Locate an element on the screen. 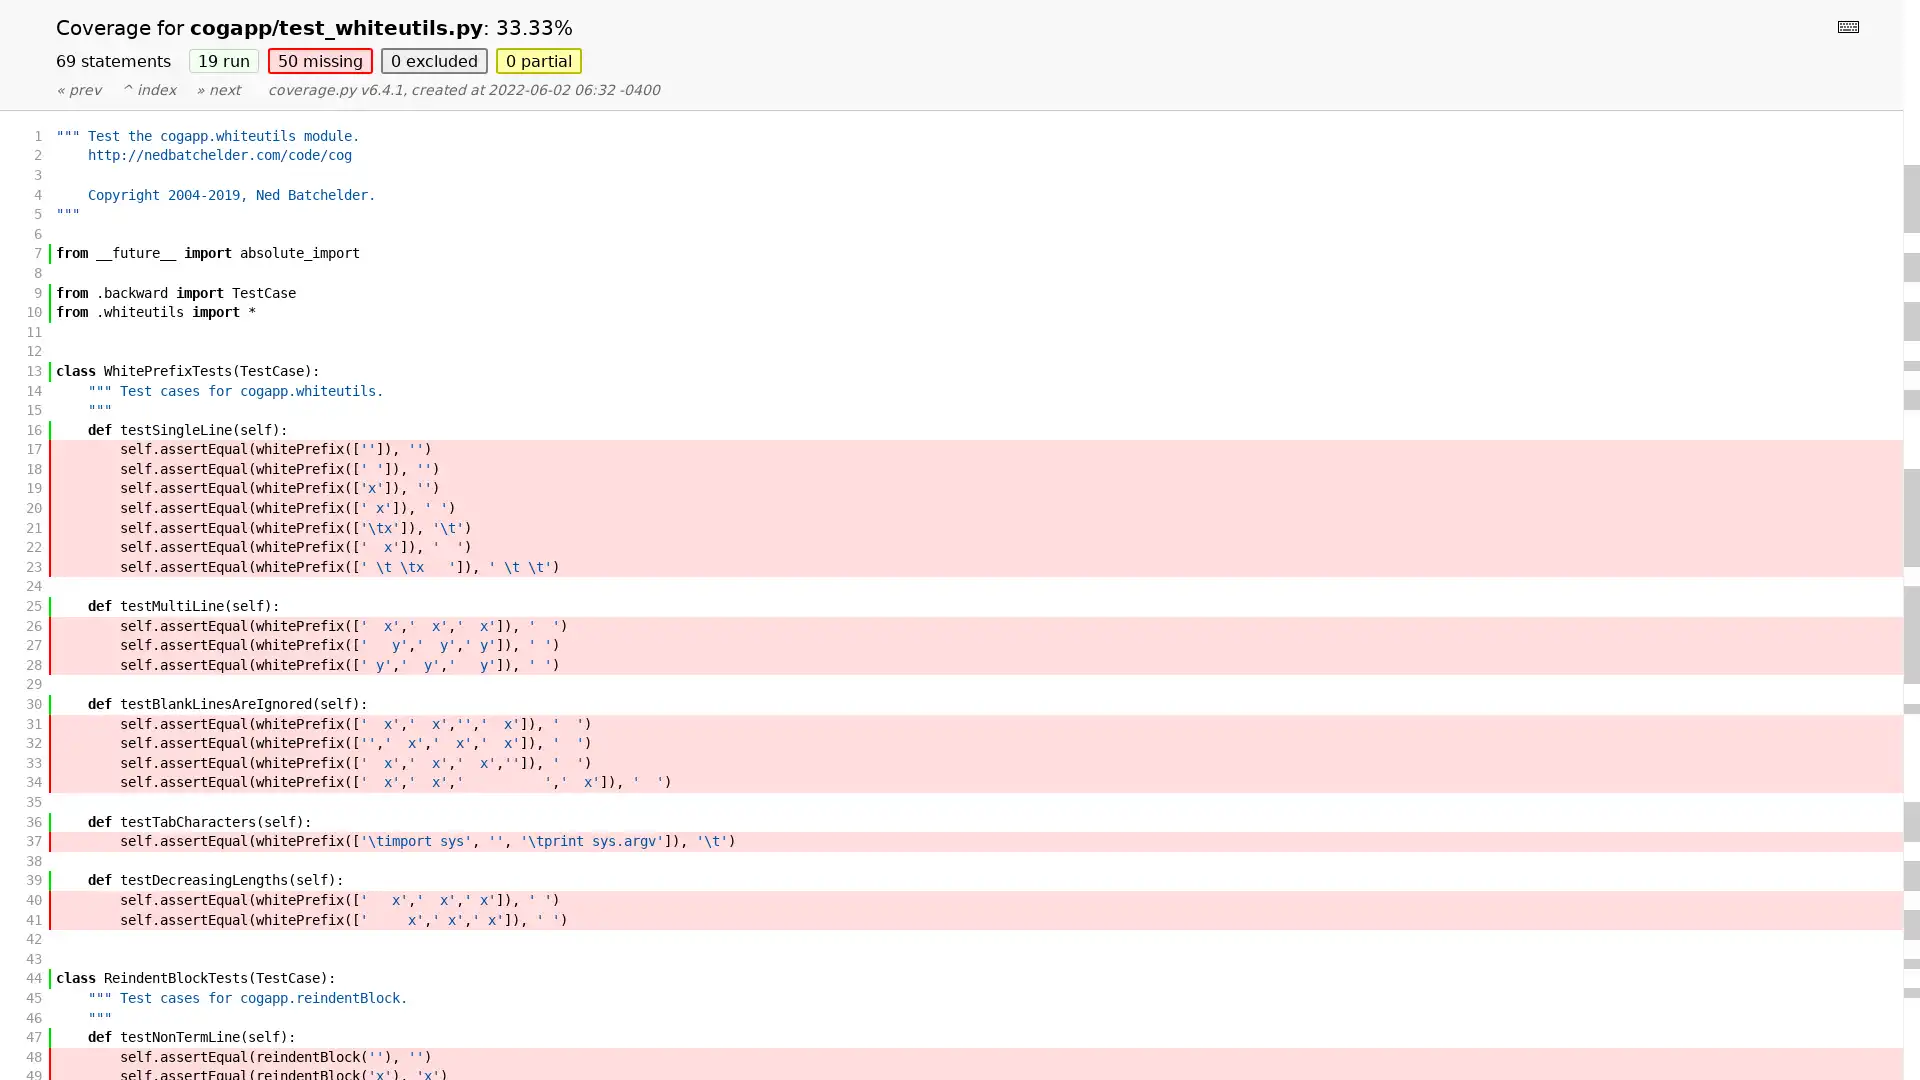 The height and width of the screenshot is (1080, 1920). 0 excluded is located at coordinates (432, 60).